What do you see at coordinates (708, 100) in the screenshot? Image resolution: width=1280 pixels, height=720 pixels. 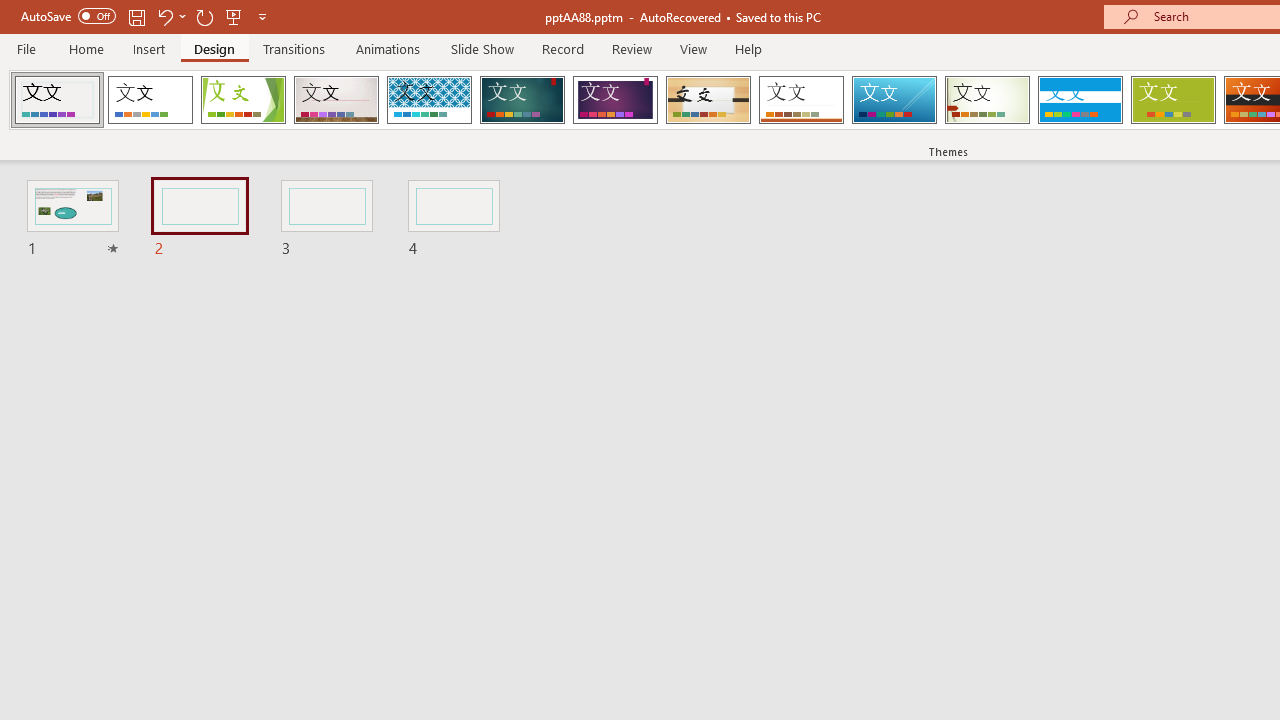 I see `'Organic Loading Preview...'` at bounding box center [708, 100].